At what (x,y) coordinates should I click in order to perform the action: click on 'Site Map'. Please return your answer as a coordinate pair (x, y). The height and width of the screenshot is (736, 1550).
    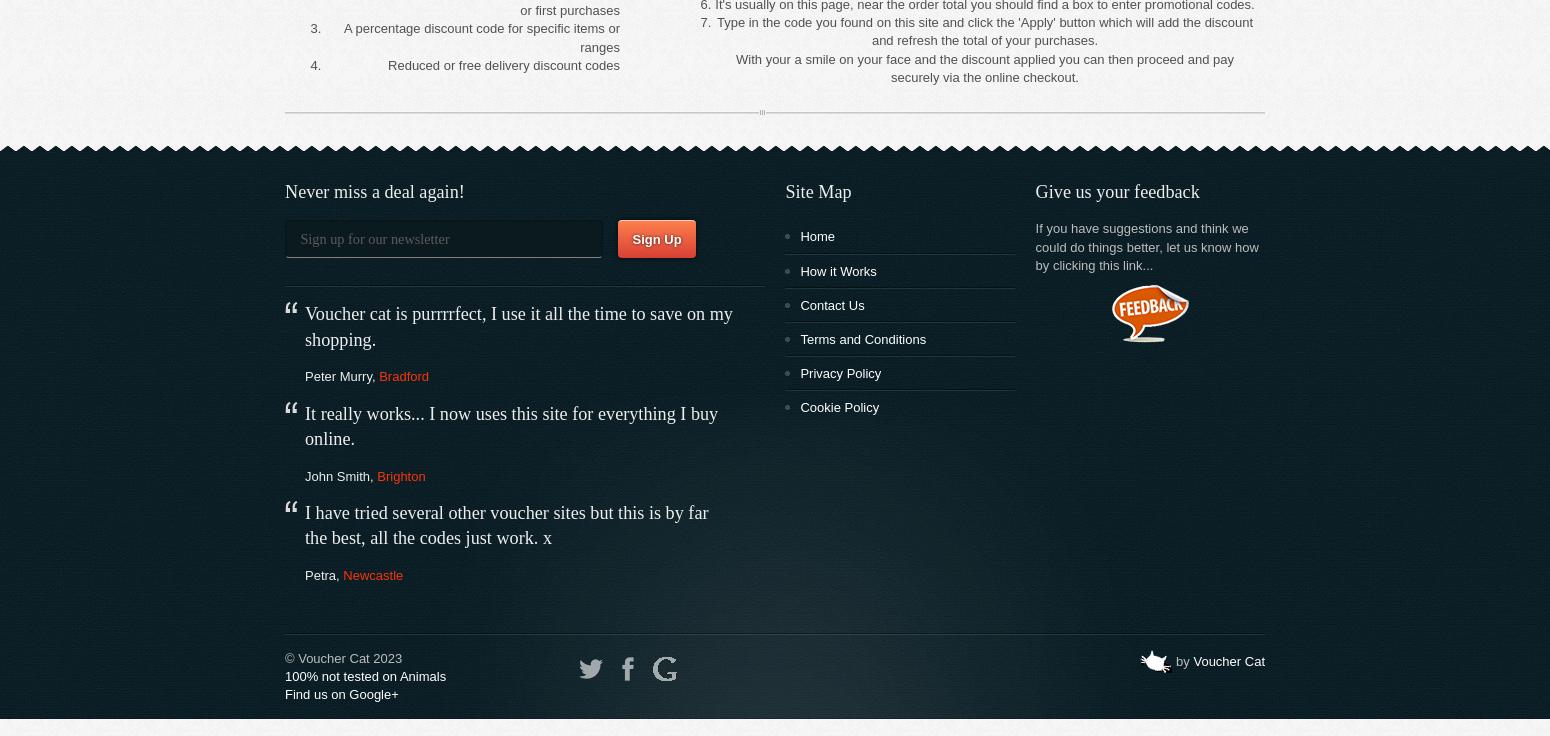
    Looking at the image, I should click on (816, 189).